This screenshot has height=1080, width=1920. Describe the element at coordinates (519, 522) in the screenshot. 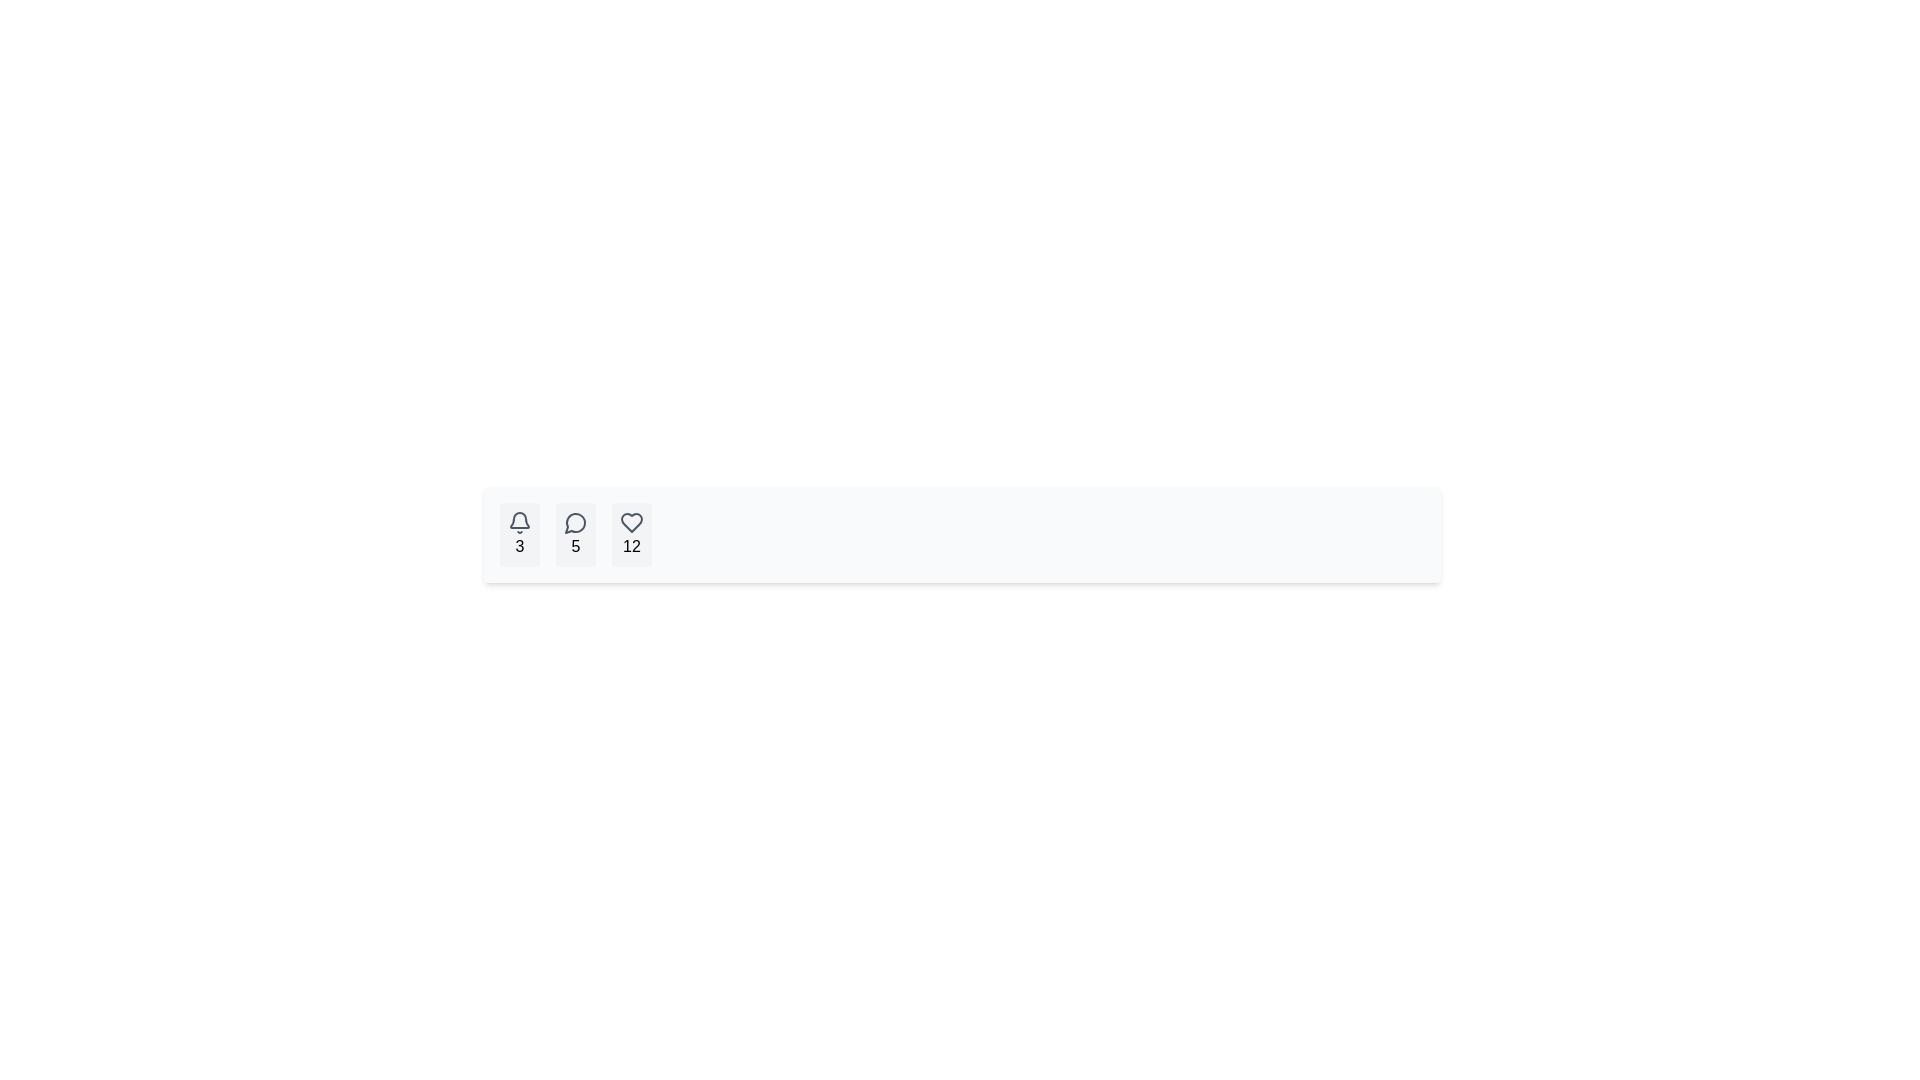

I see `the bell icon, which is outlined with a gray stroke and represents notifications, for extended options` at that location.